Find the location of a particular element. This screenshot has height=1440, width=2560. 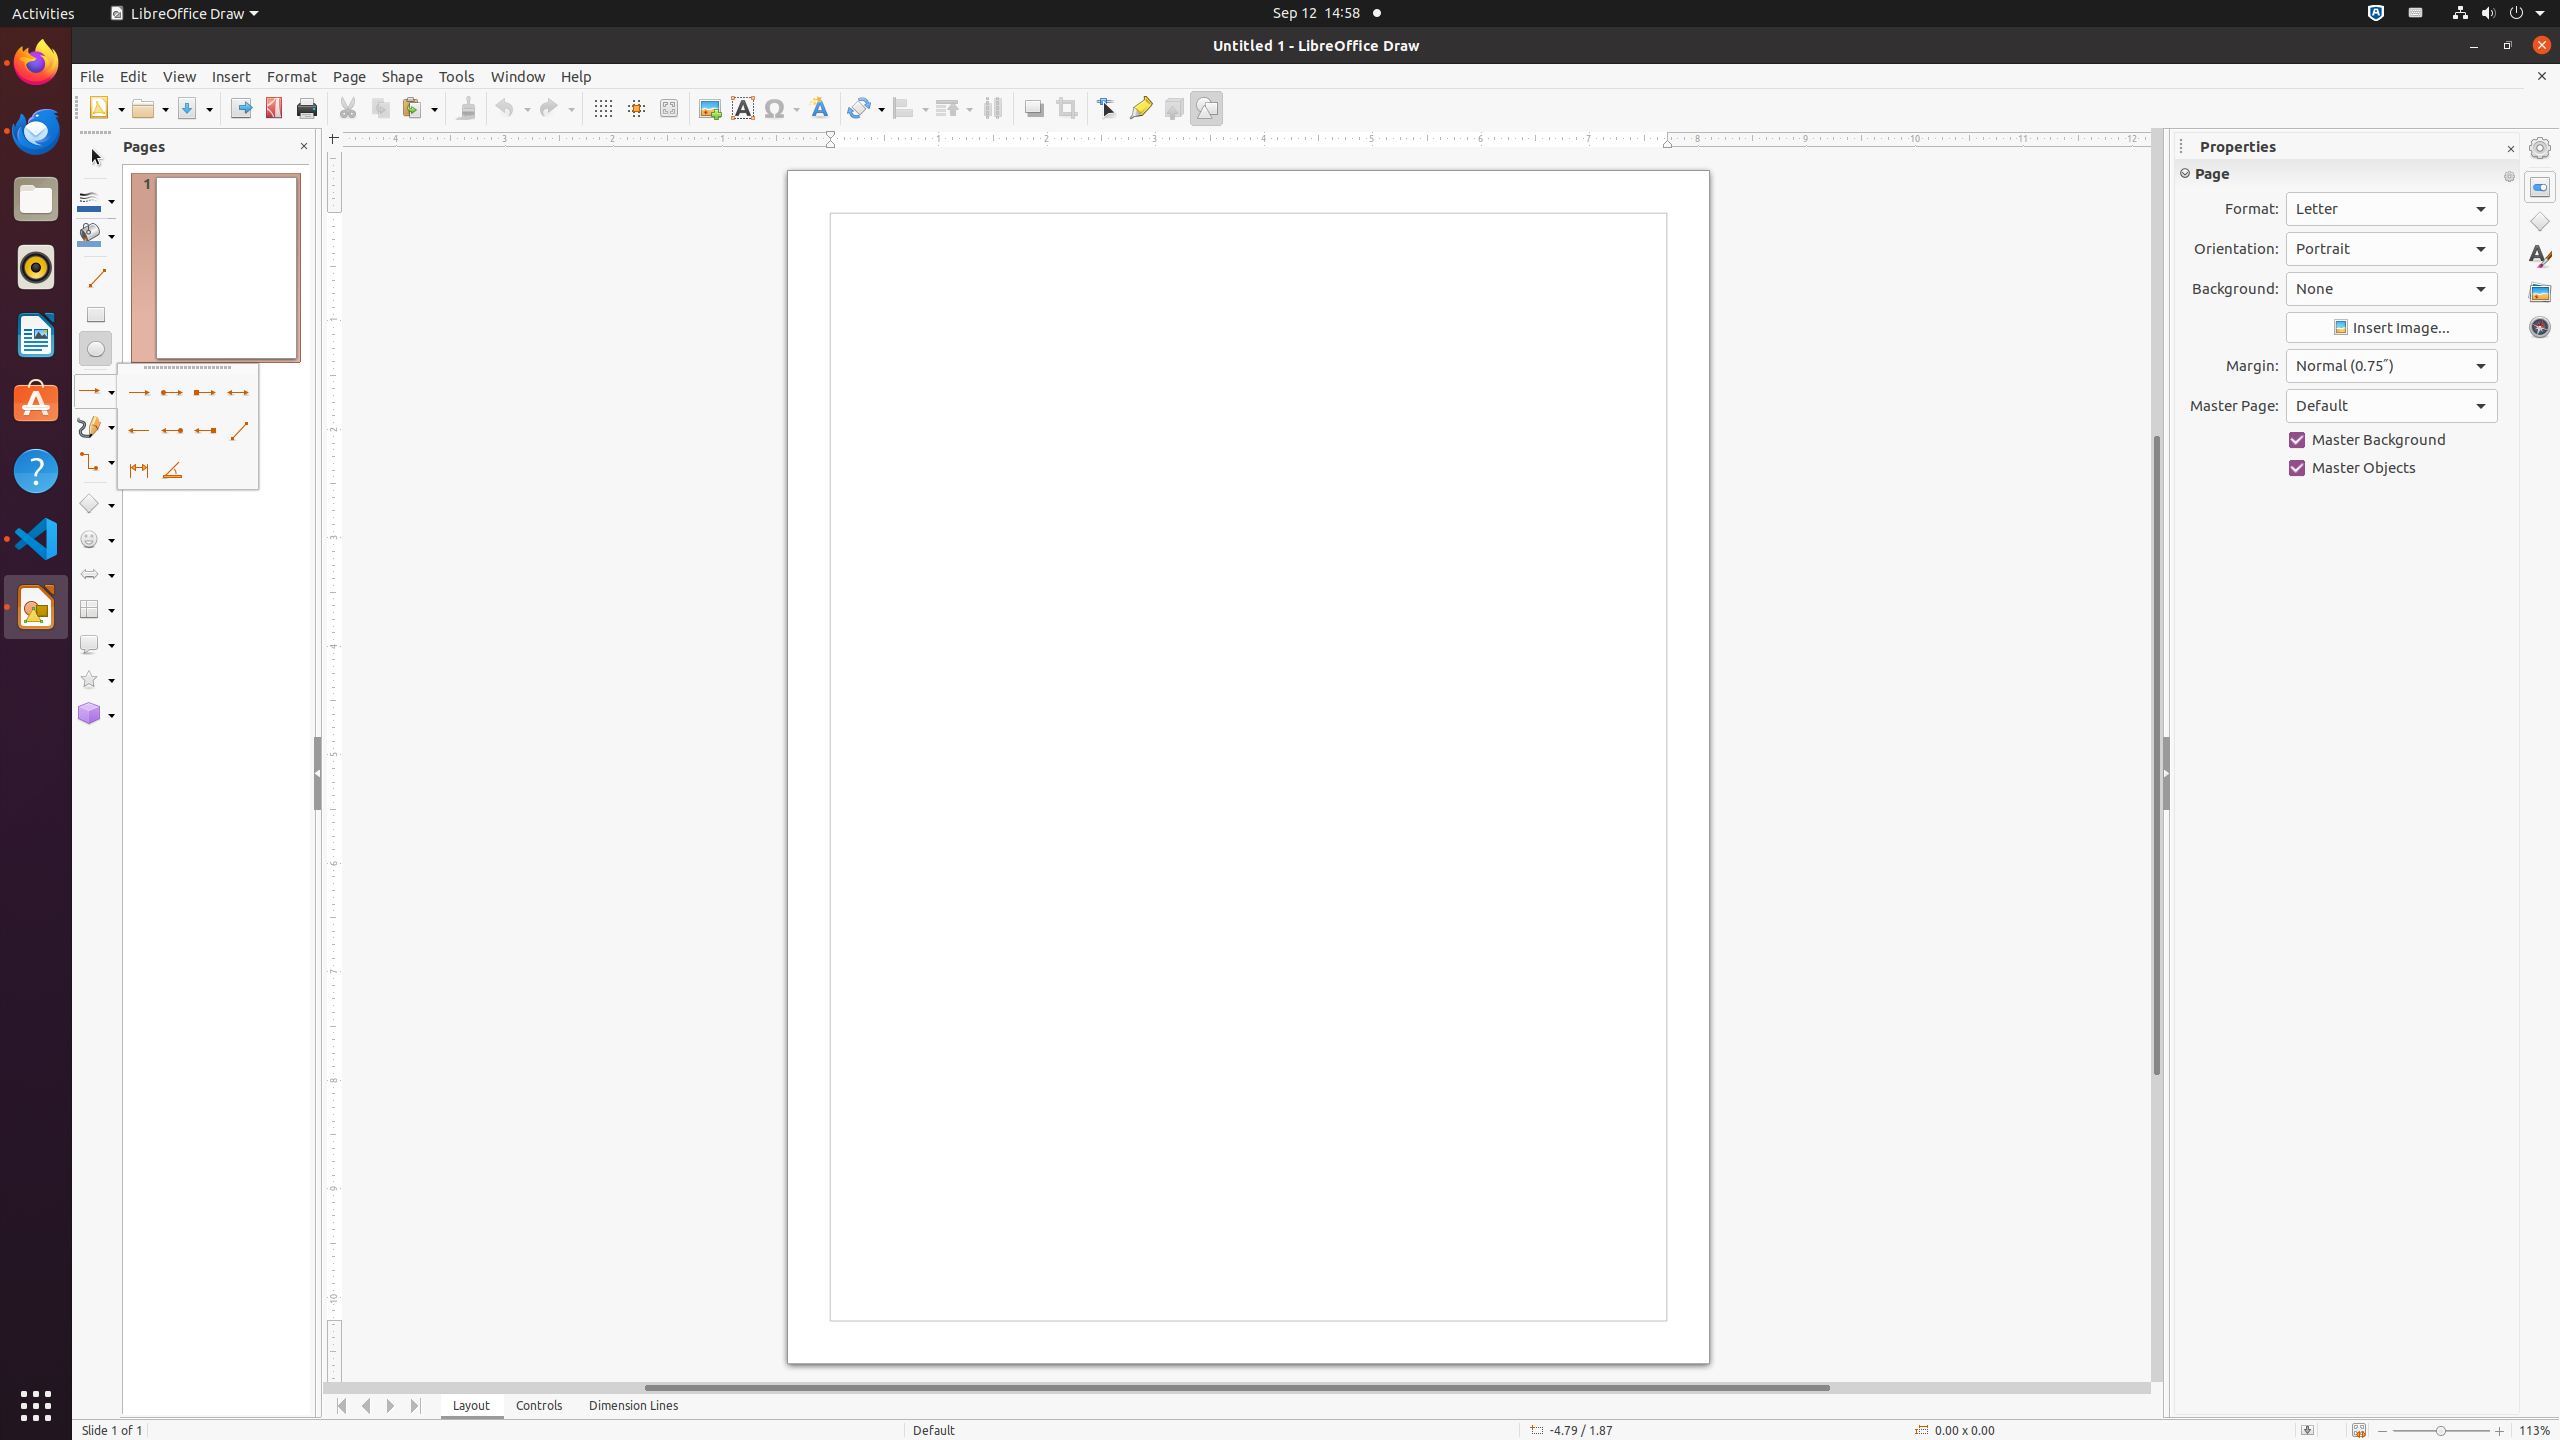

'Page' is located at coordinates (348, 76).